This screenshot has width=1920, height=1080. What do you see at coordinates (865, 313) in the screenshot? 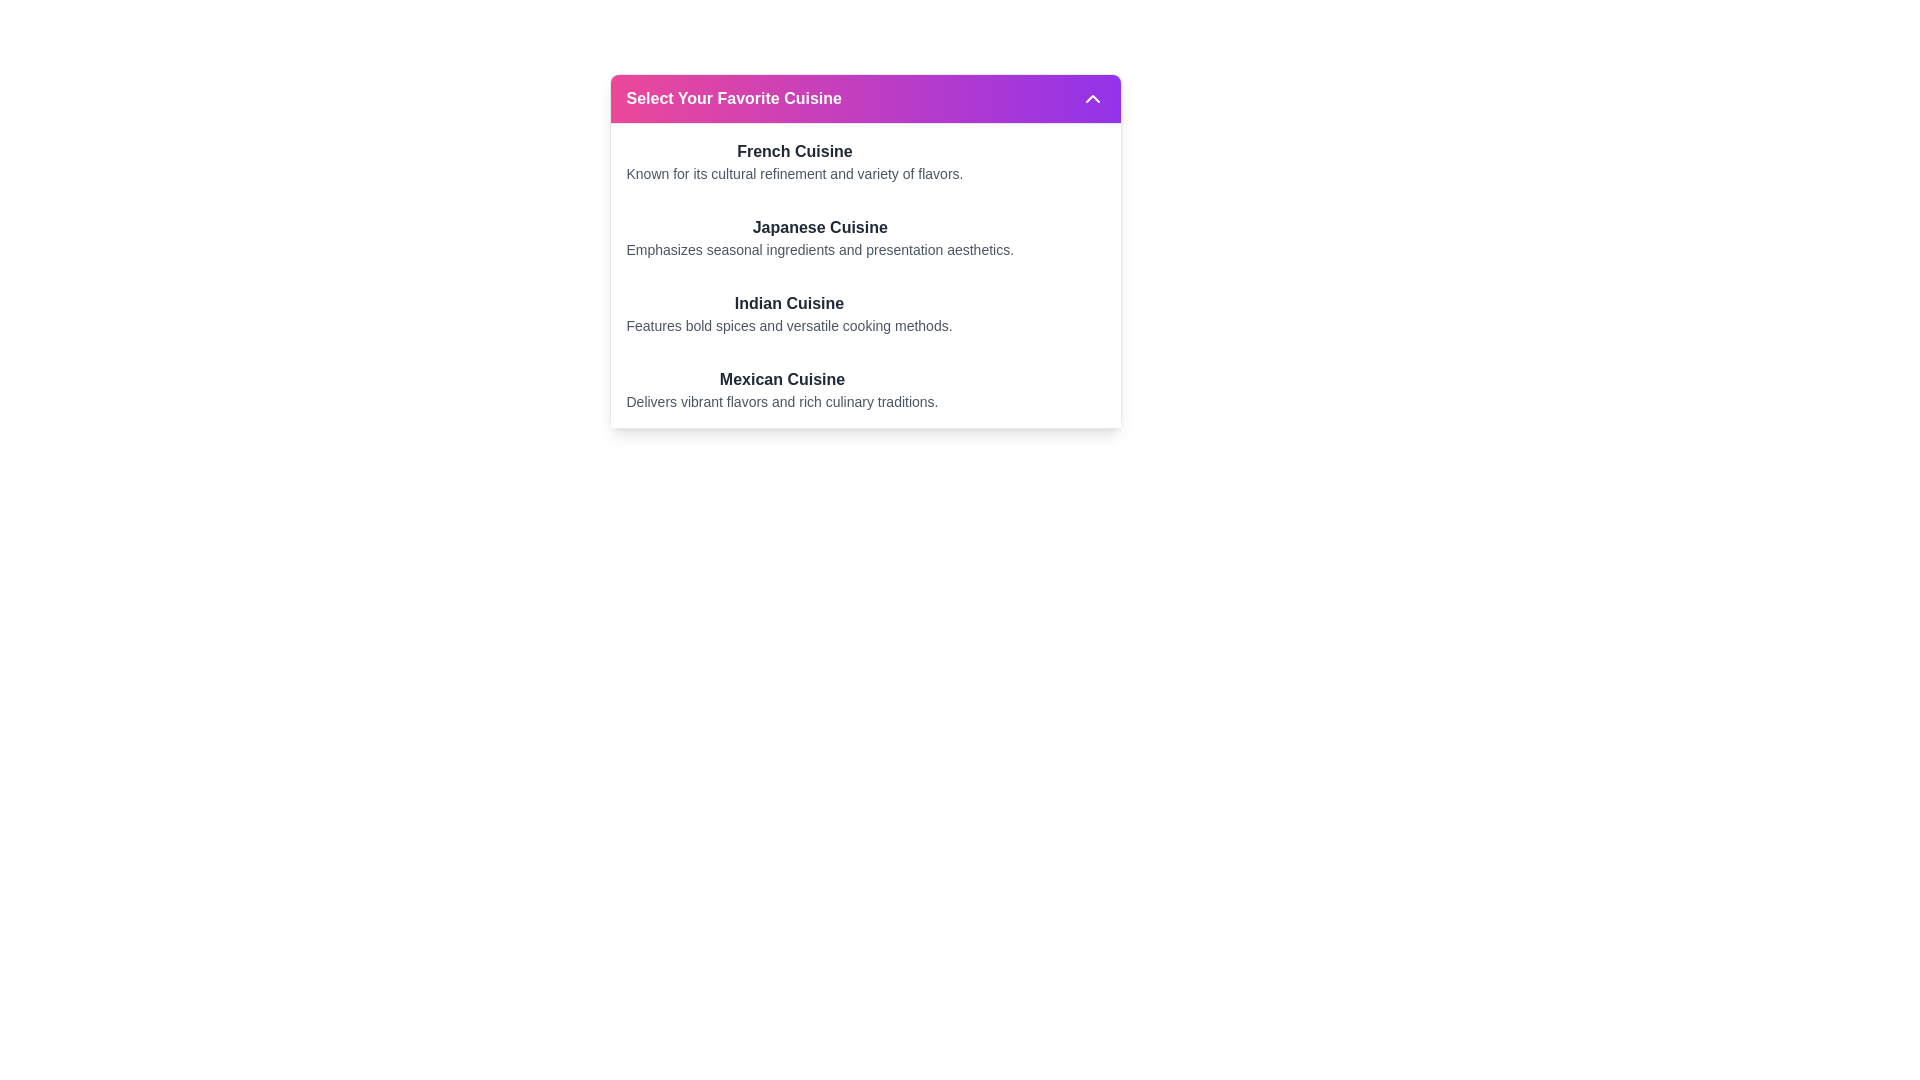
I see `the 'Indian Cuisine' option in the vertical list of cuisine preferences, which is the third item below 'French Cuisine' and above 'Mexican Cuisine'` at bounding box center [865, 313].